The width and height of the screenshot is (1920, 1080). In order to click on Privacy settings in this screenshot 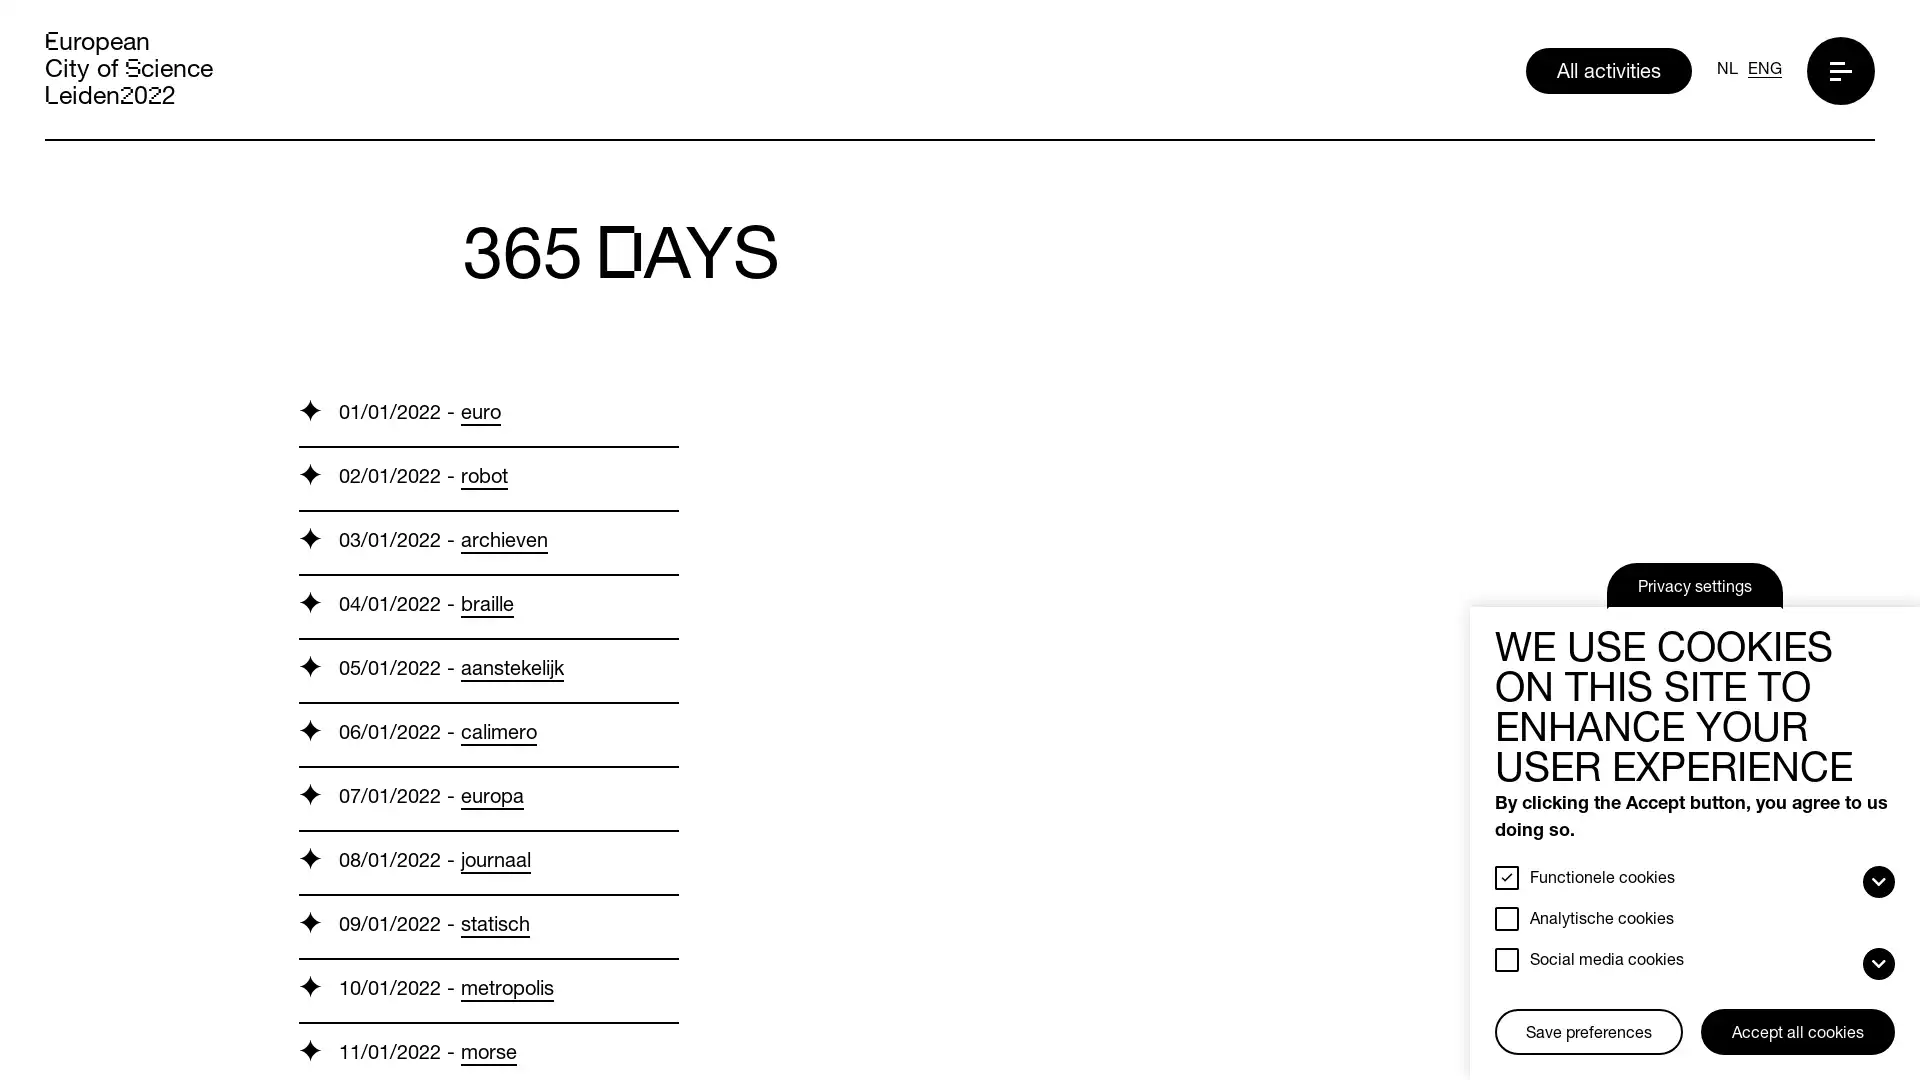, I will do `click(1693, 585)`.